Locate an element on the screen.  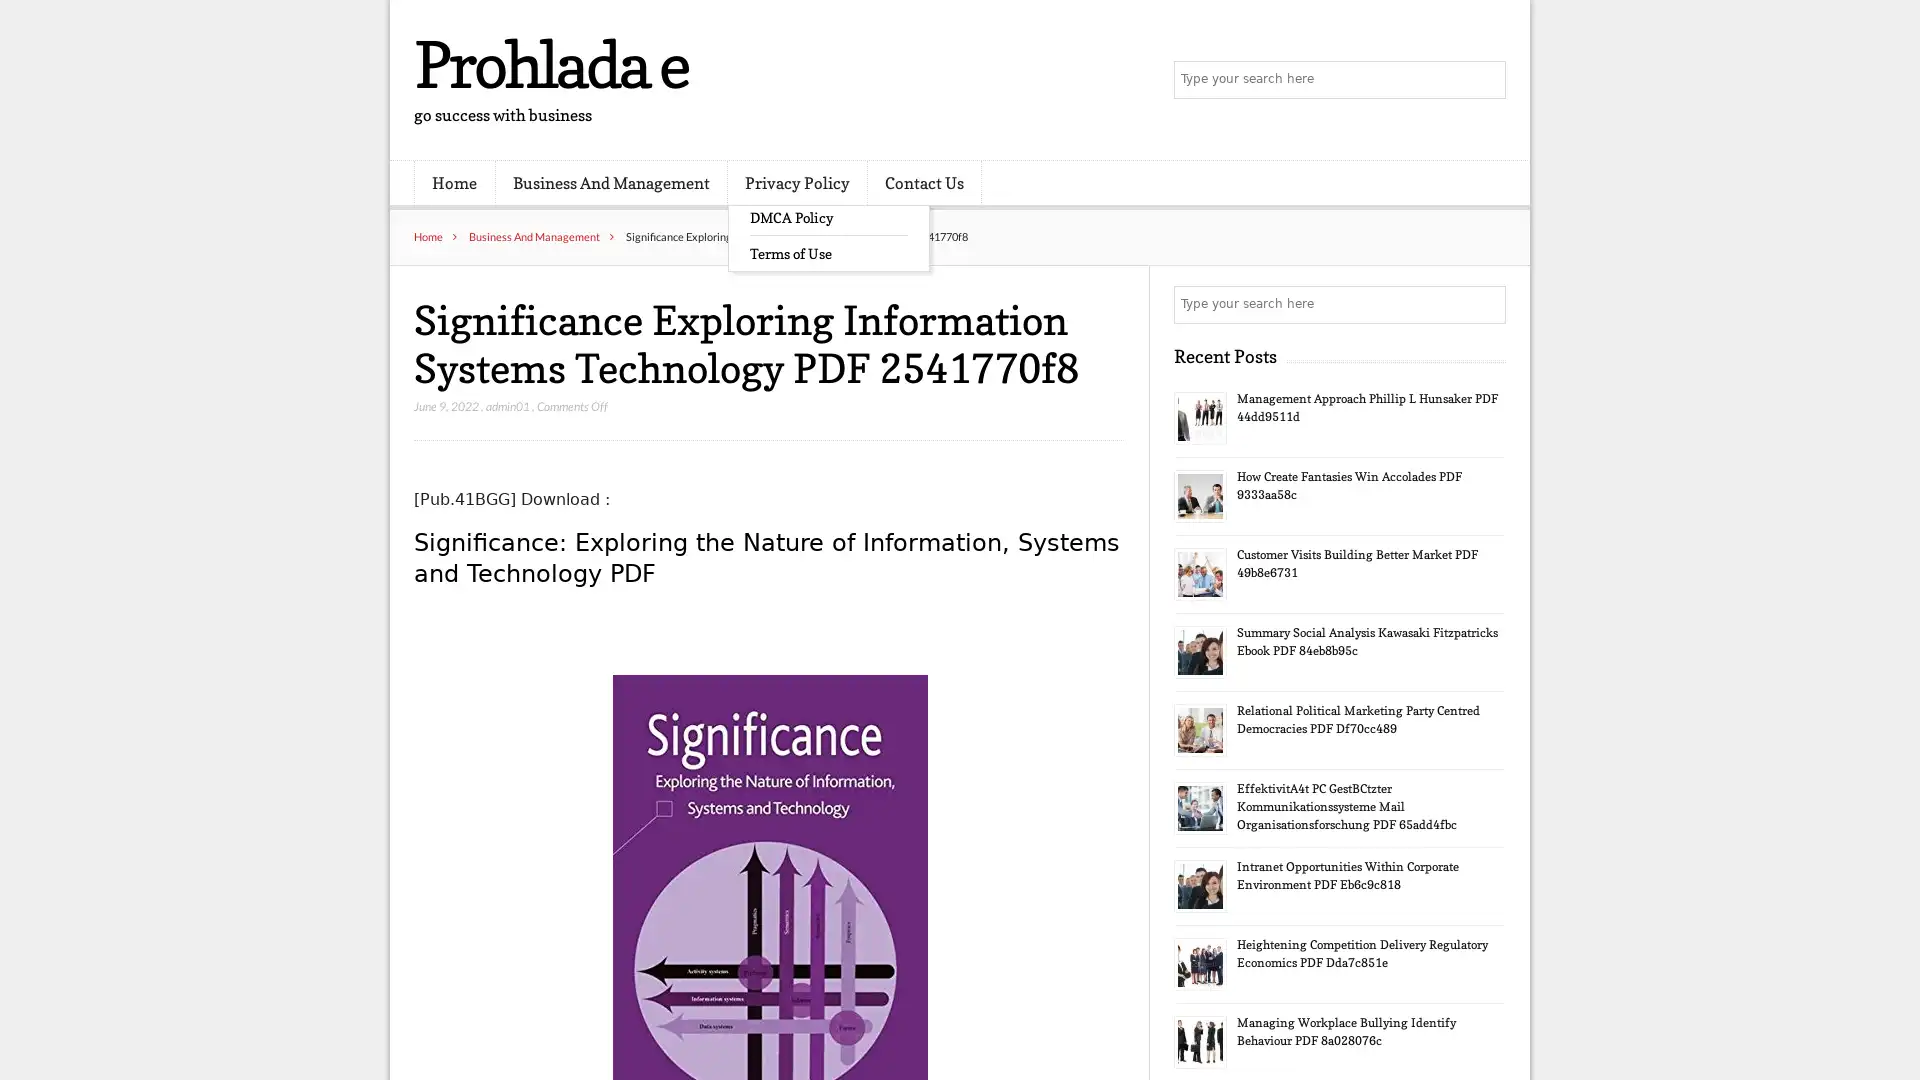
Search is located at coordinates (1485, 304).